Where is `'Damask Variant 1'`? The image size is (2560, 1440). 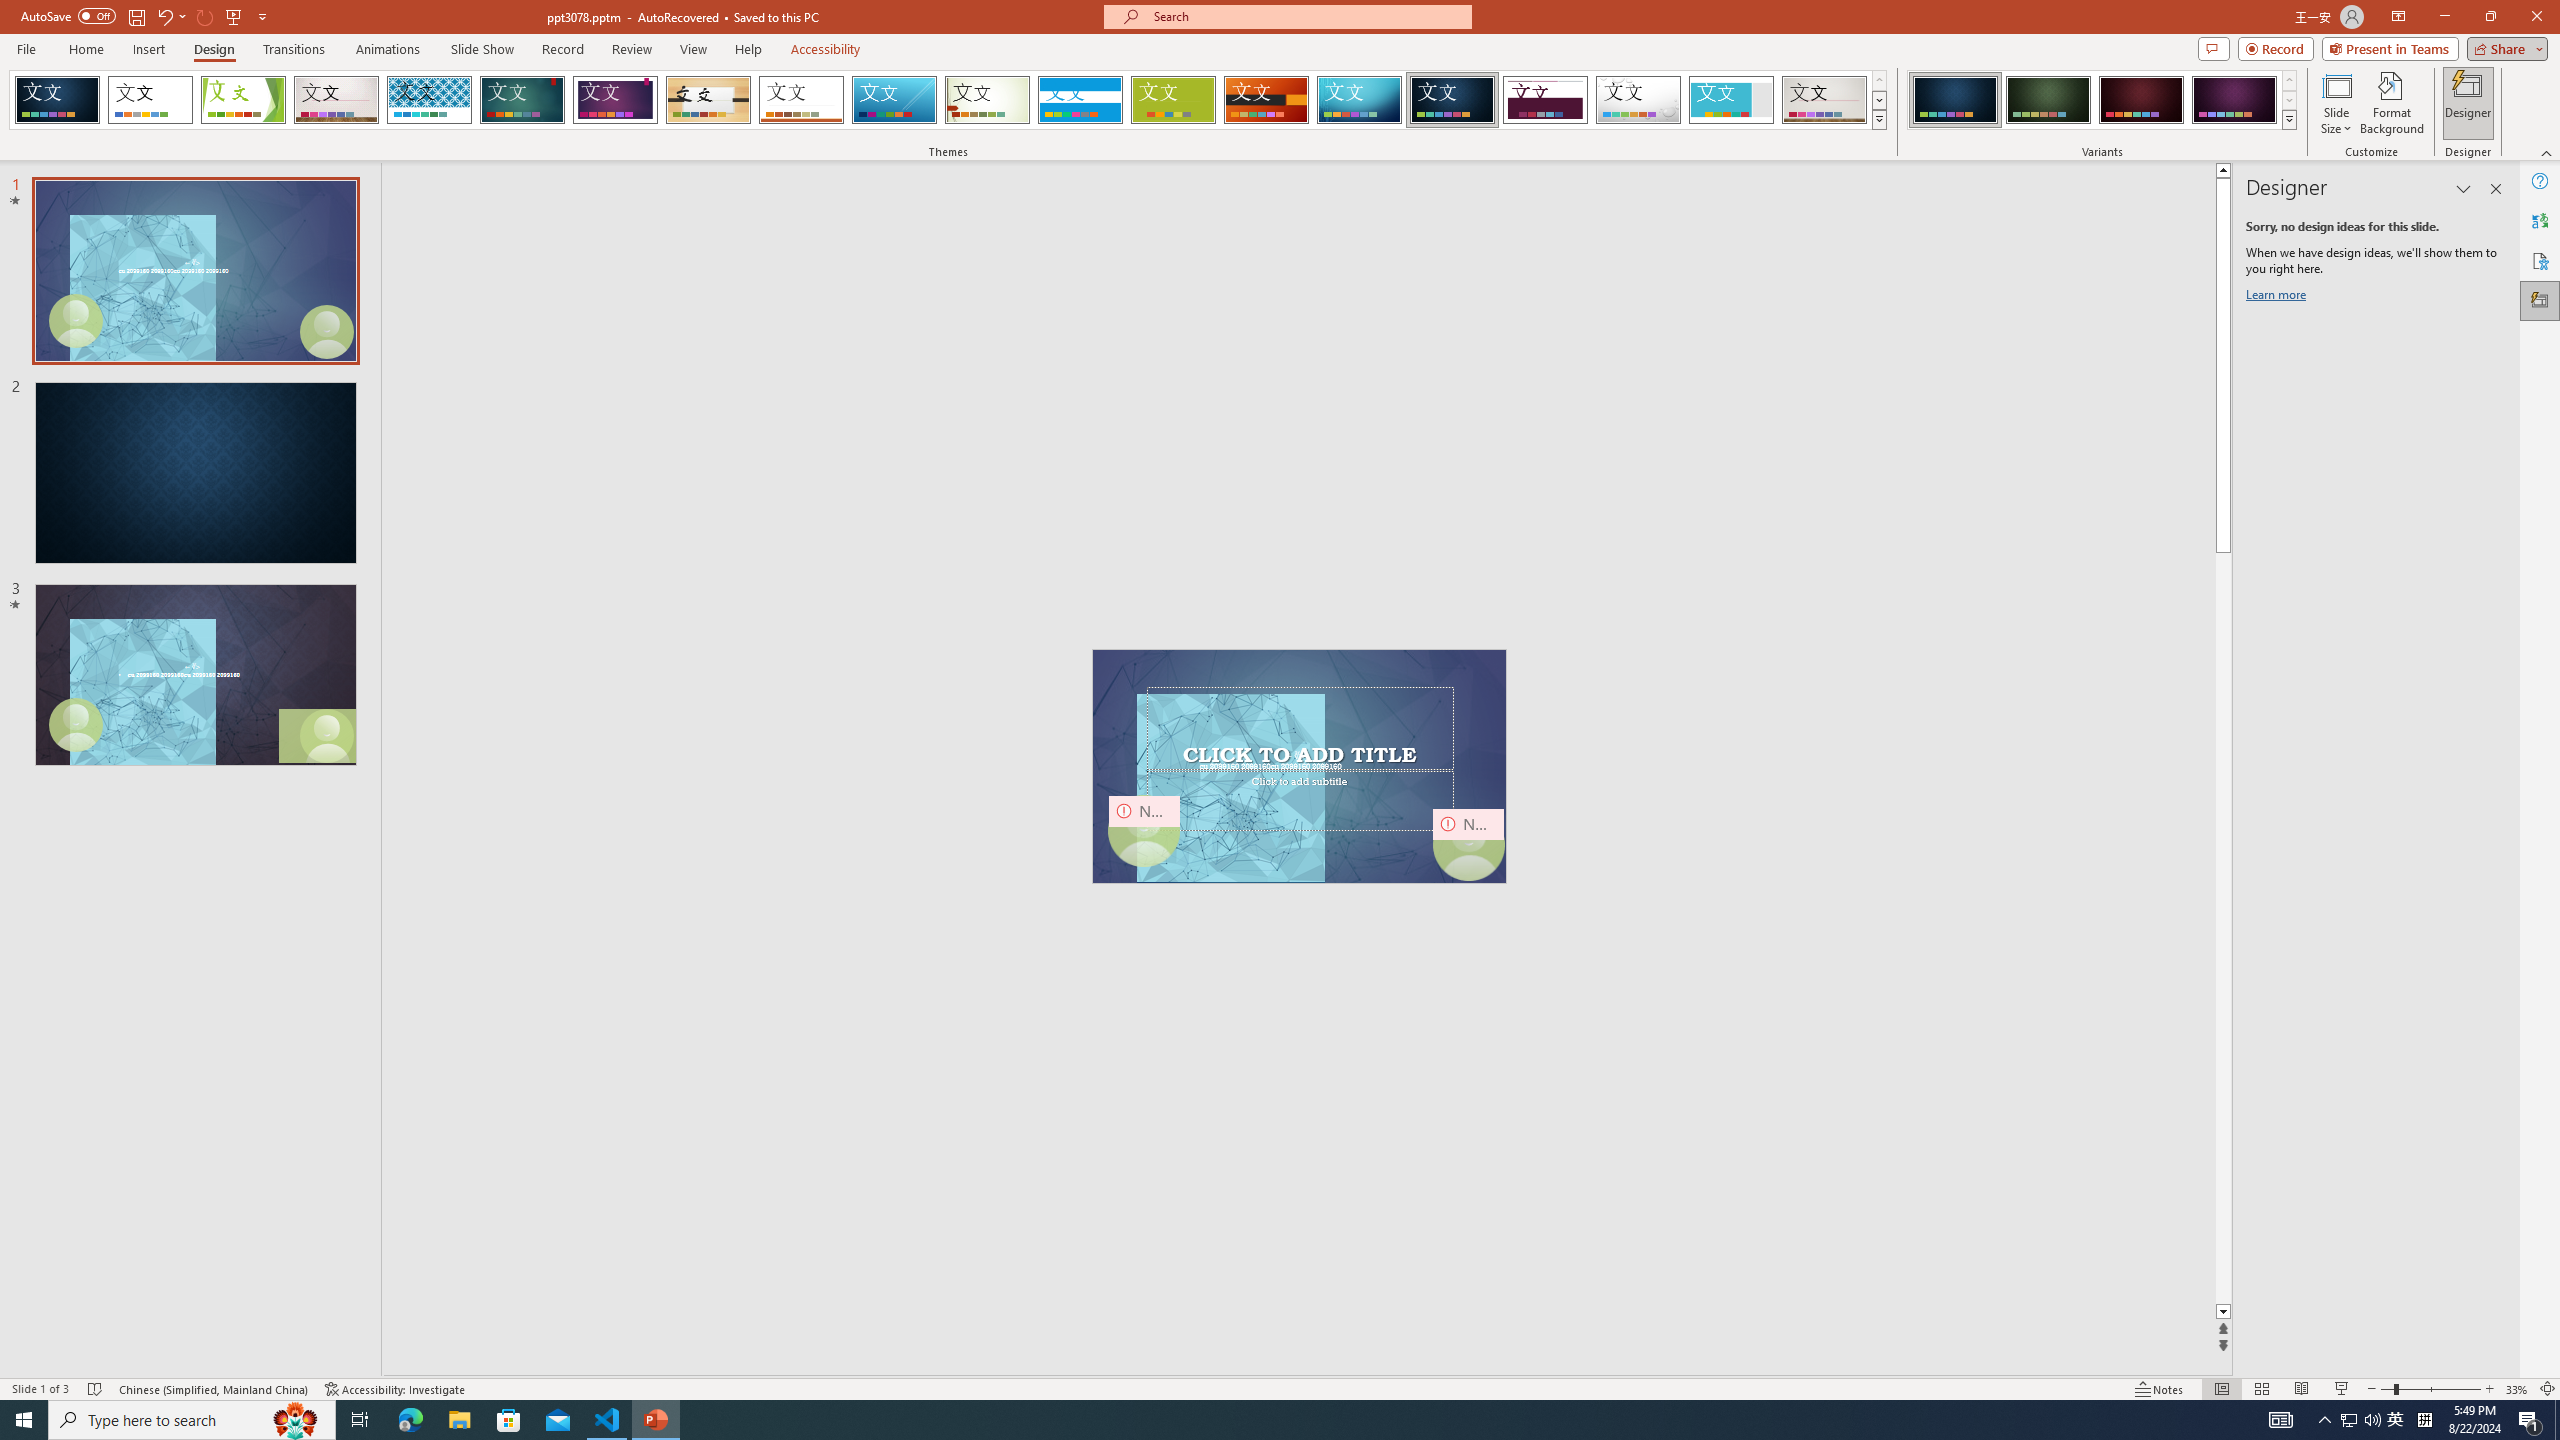 'Damask Variant 1' is located at coordinates (1954, 99).